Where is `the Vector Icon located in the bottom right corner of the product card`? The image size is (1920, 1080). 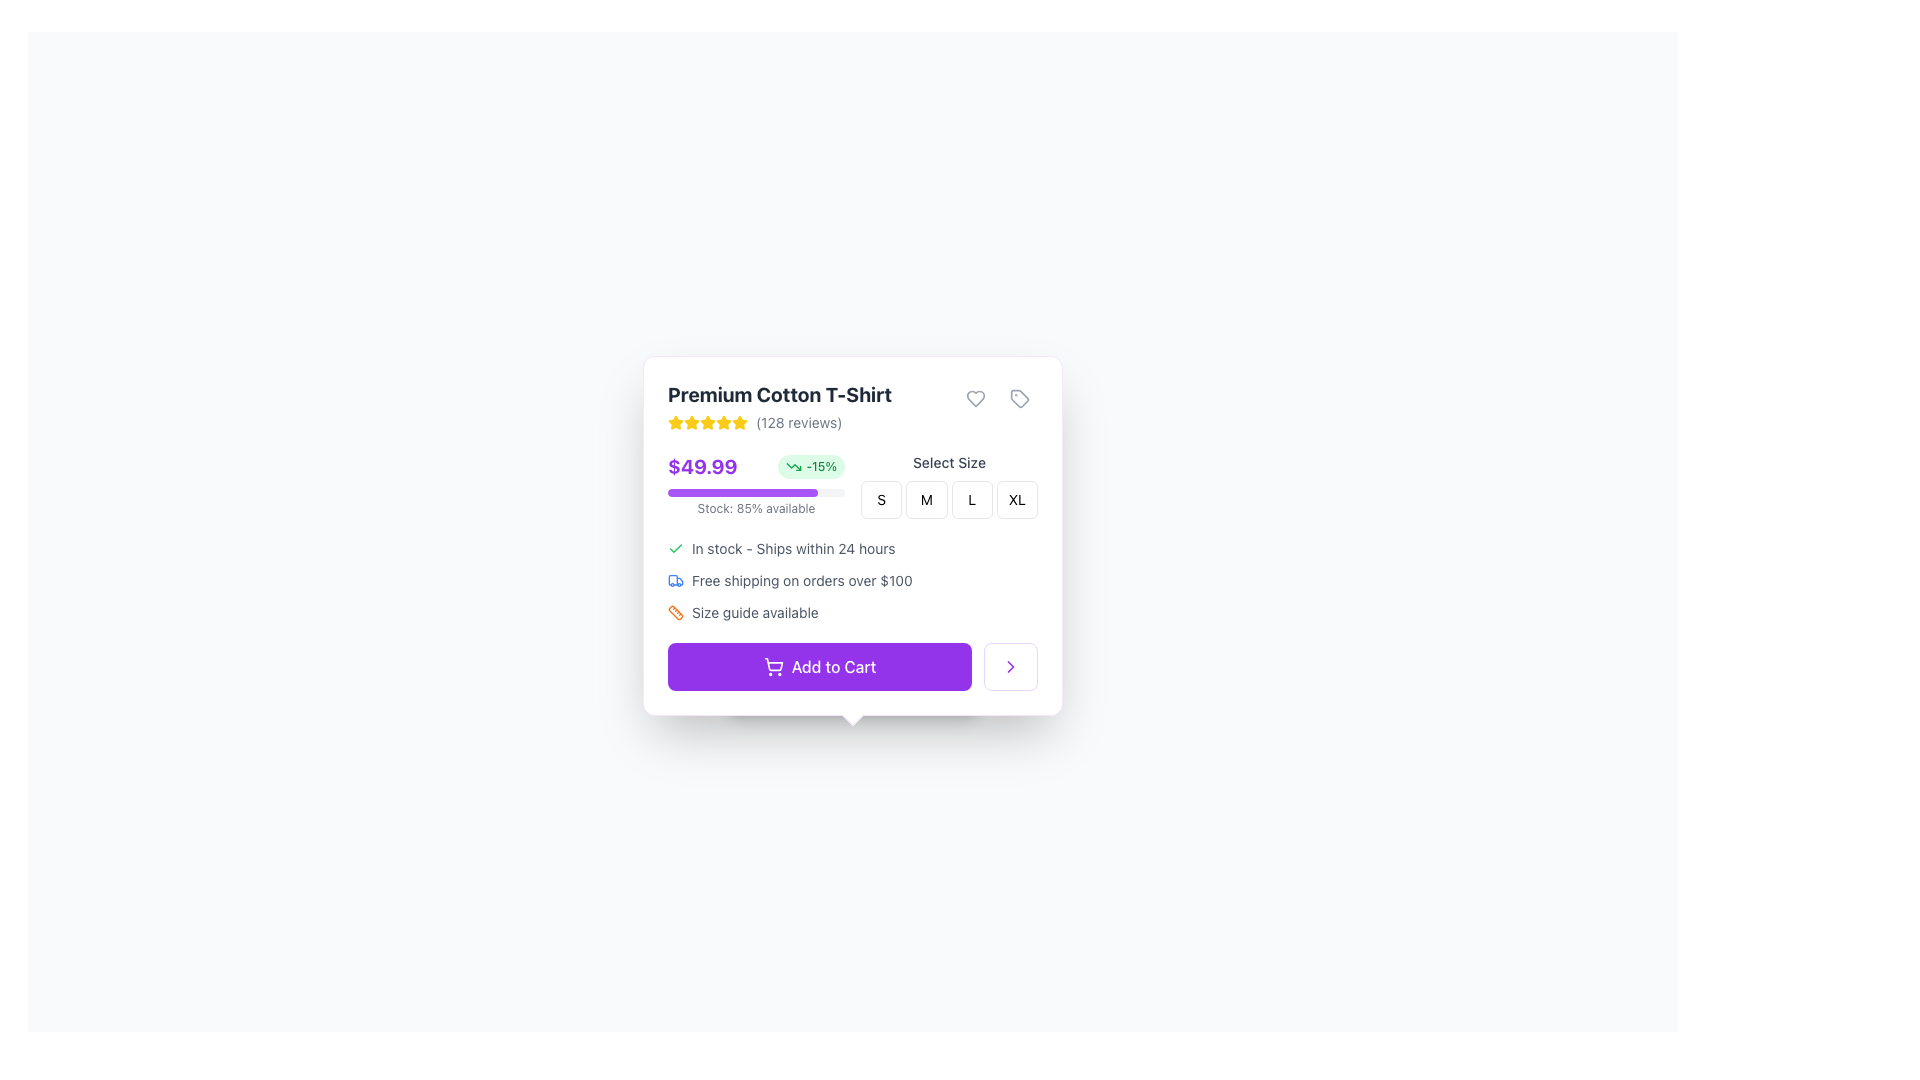 the Vector Icon located in the bottom right corner of the product card is located at coordinates (1011, 667).